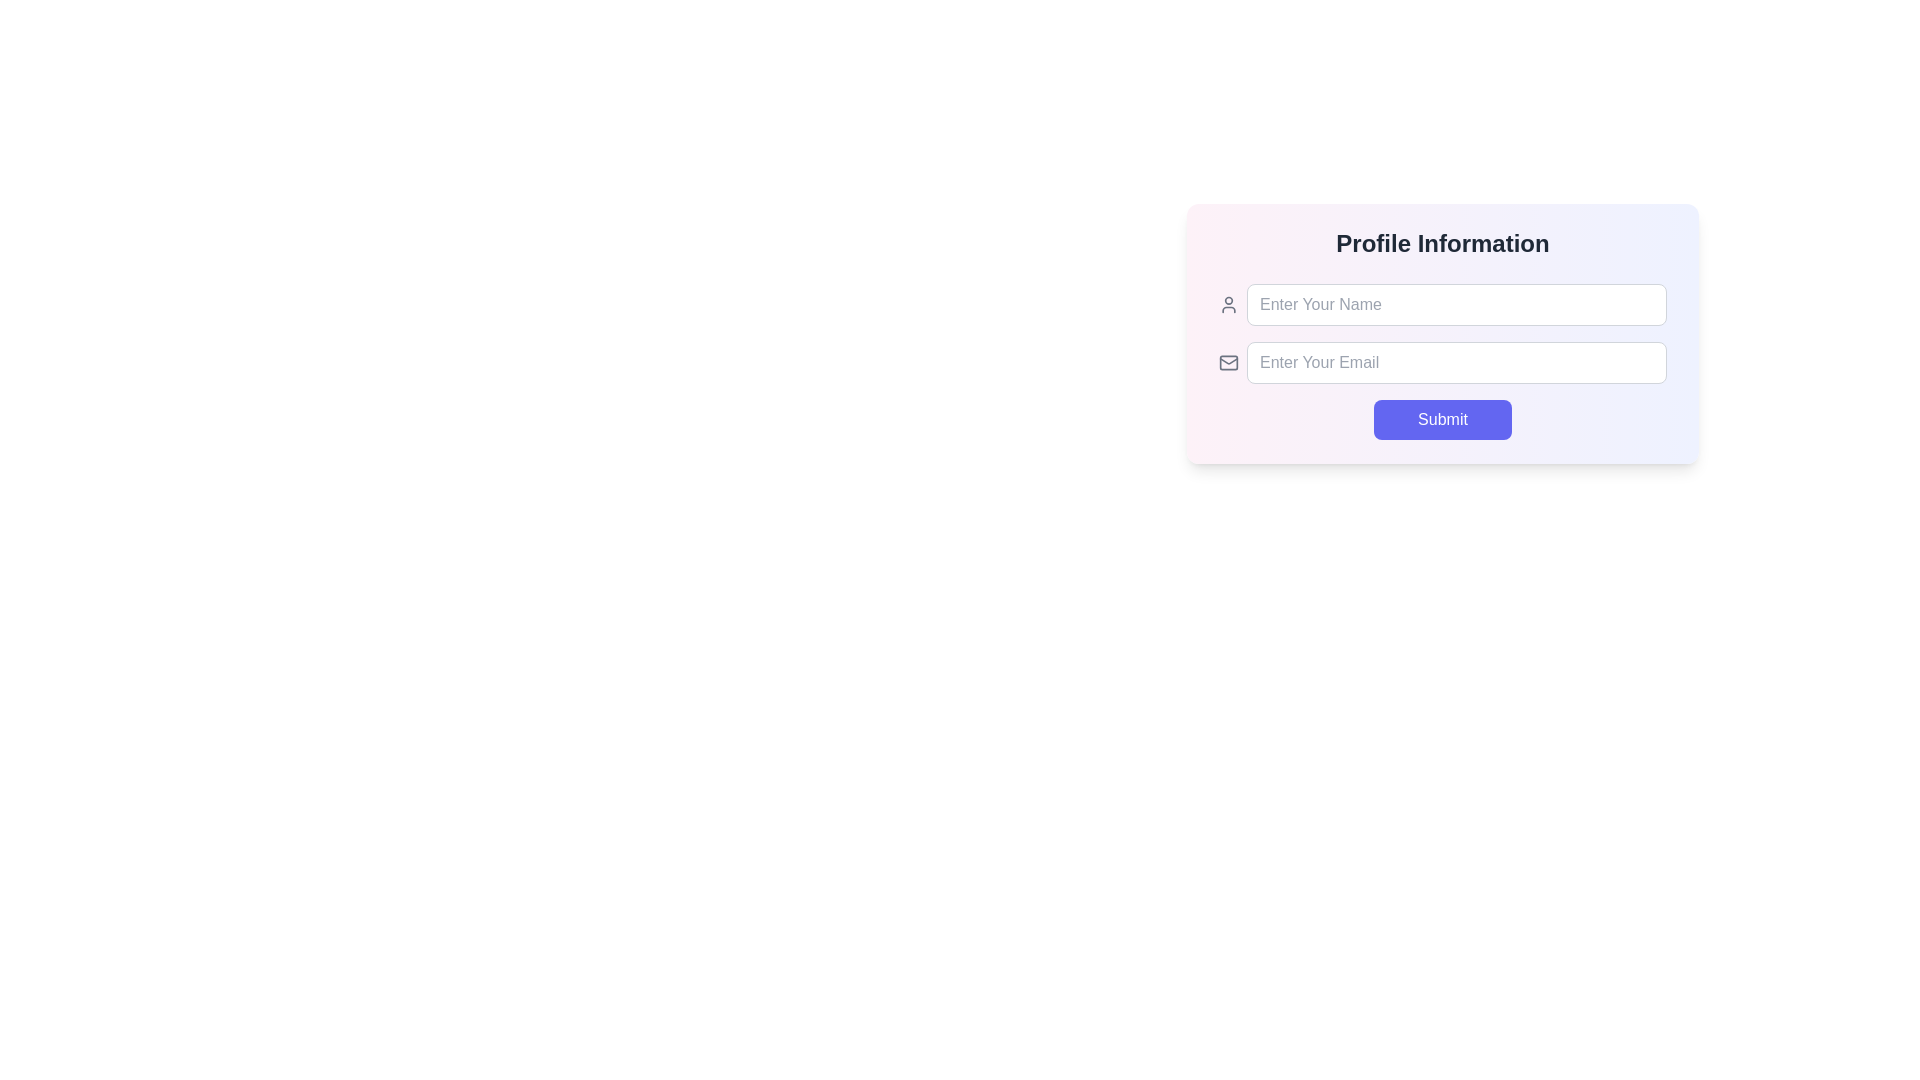  Describe the element at coordinates (1227, 362) in the screenshot. I see `the decorative icon located to the left of the email input field, which serves as an indicator for the email input purpose` at that location.